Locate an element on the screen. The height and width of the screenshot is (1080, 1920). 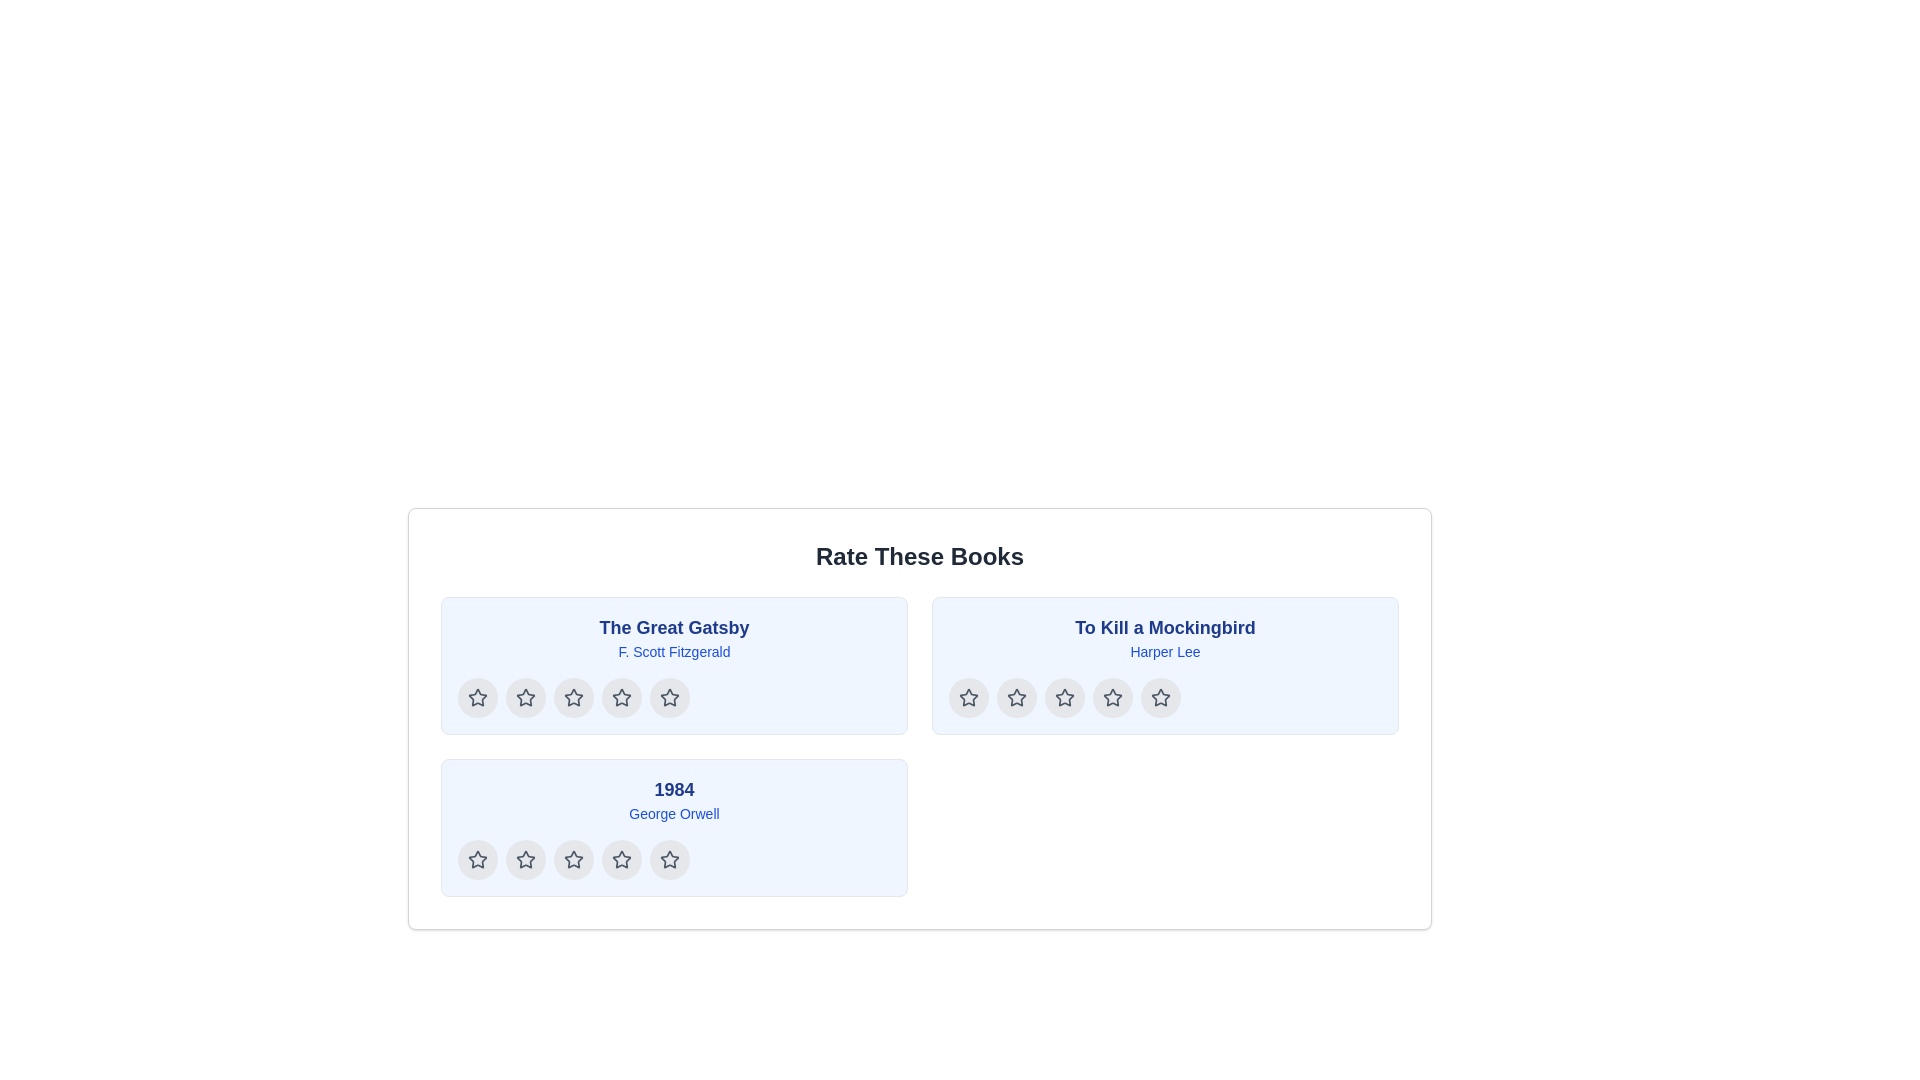
the third star rating icon, which is a circular icon with a gray outline of a star located below the '1984' book section is located at coordinates (573, 859).